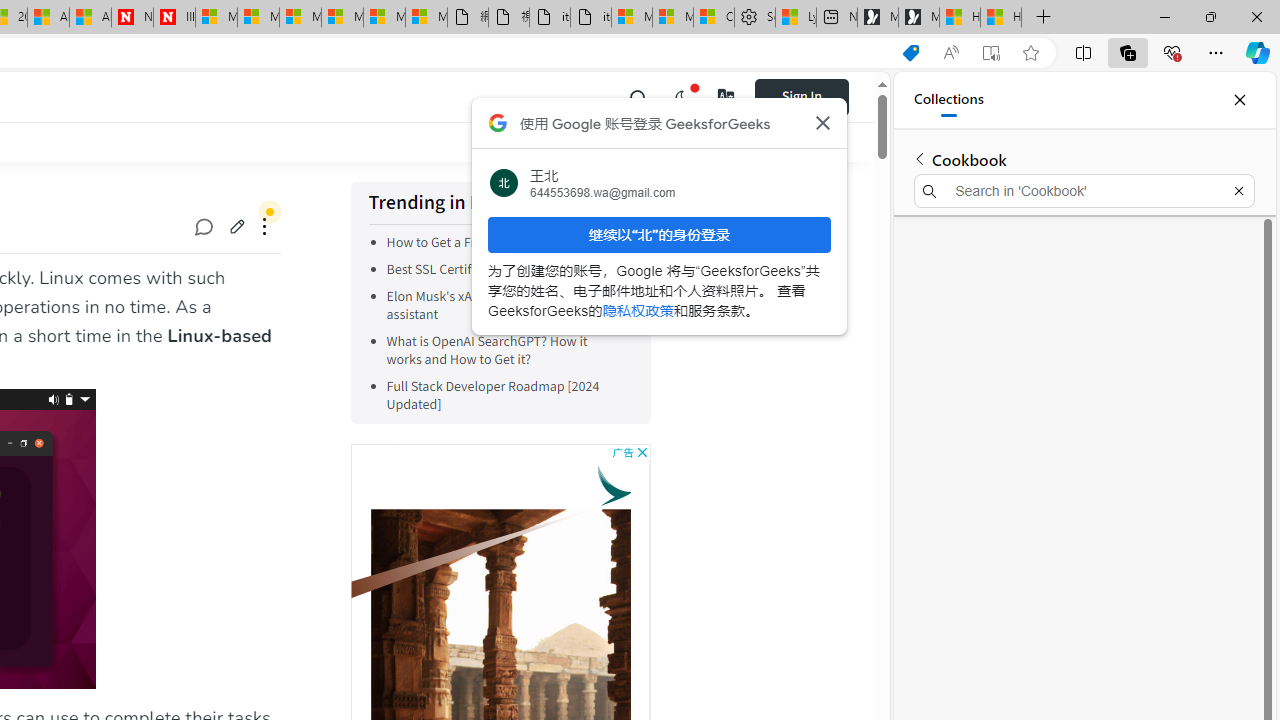 This screenshot has height=720, width=1280. What do you see at coordinates (1238, 191) in the screenshot?
I see `'Exit search'` at bounding box center [1238, 191].